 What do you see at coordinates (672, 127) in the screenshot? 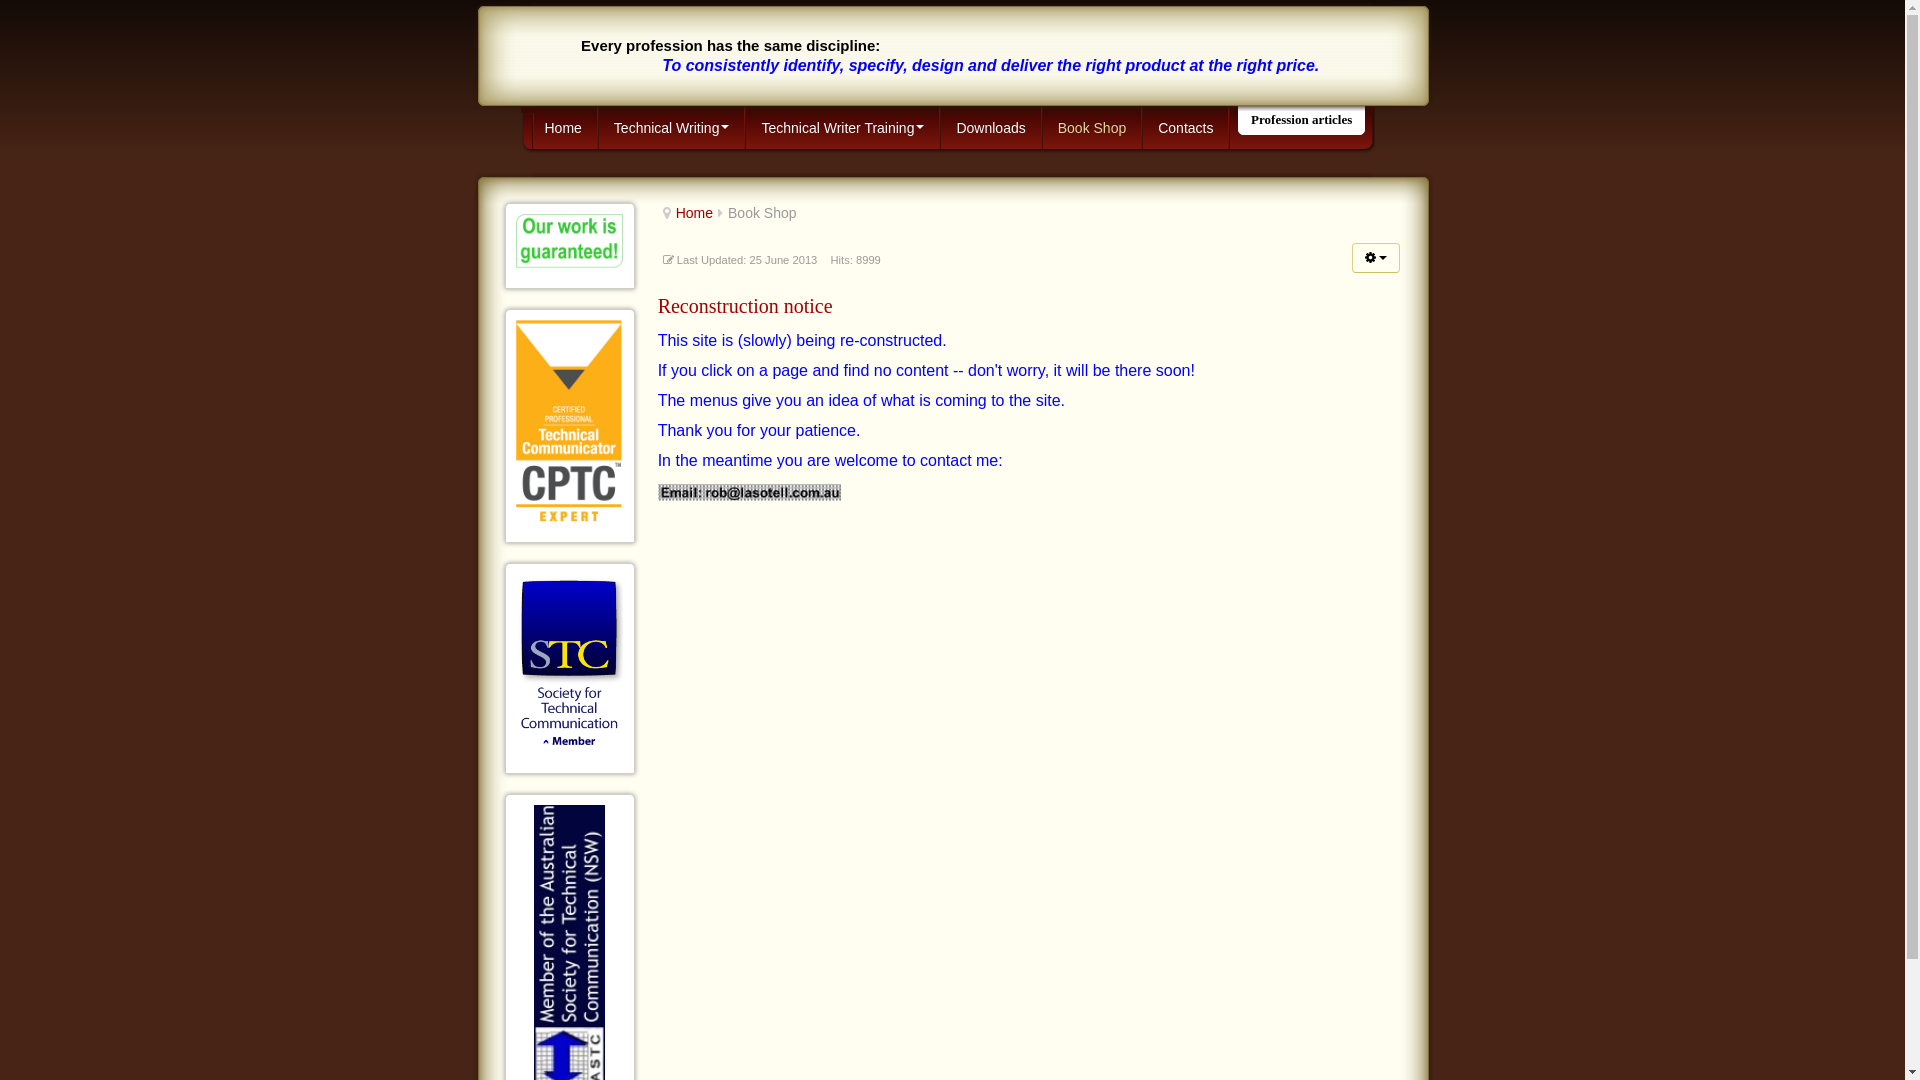
I see `'Technical Writing'` at bounding box center [672, 127].